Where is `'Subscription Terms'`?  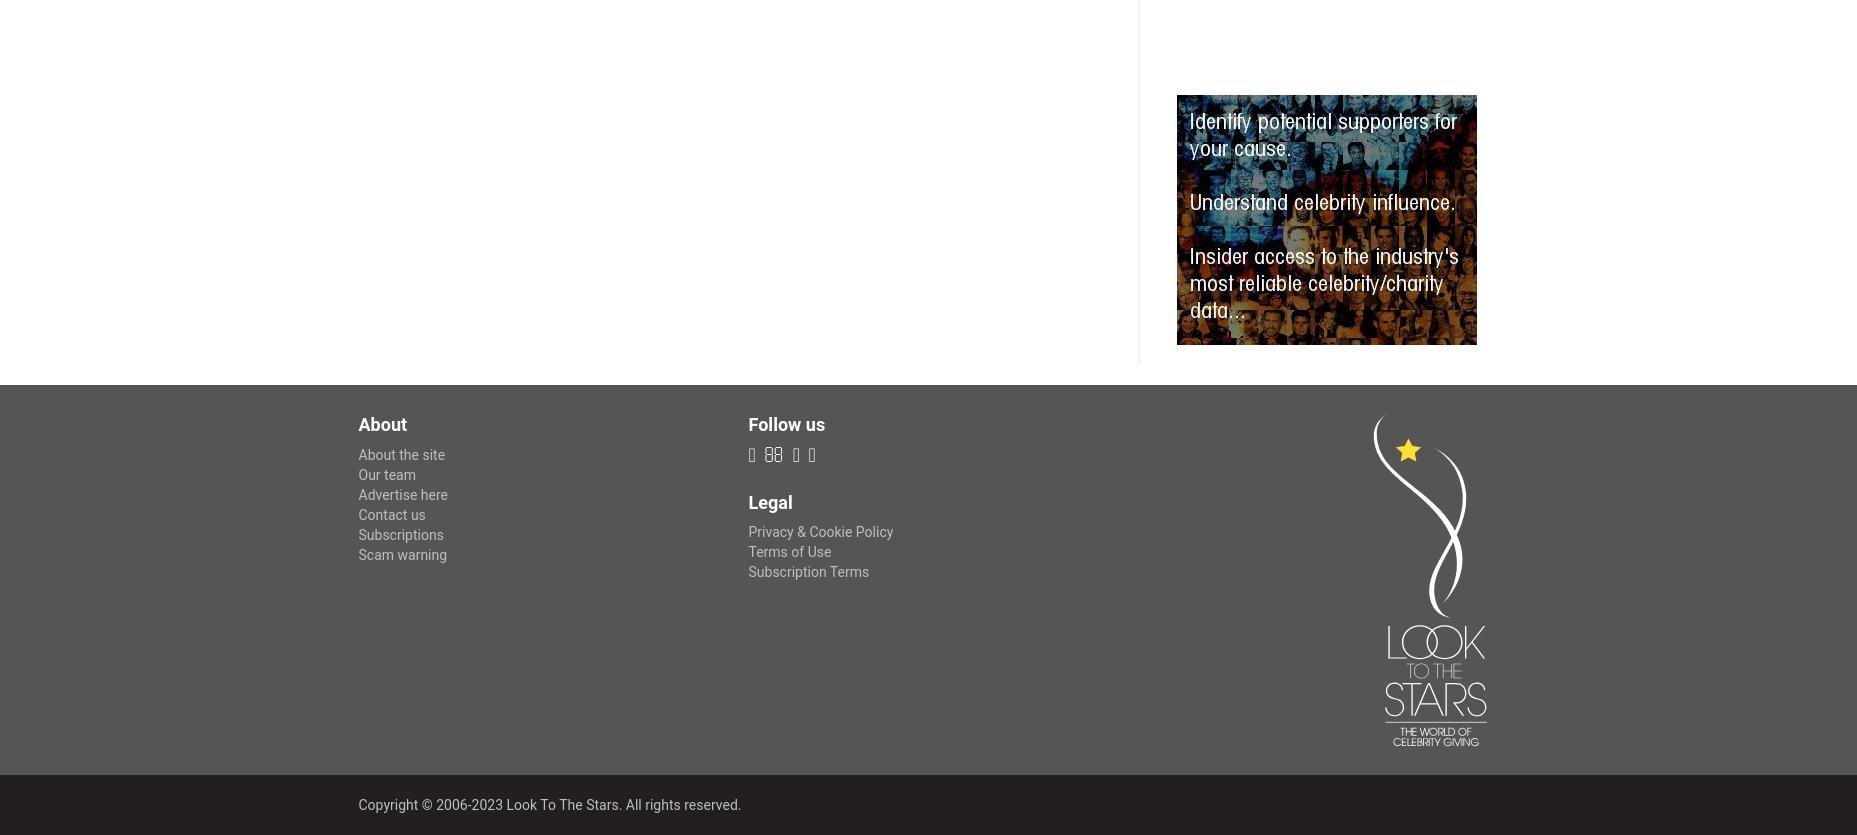 'Subscription Terms' is located at coordinates (808, 571).